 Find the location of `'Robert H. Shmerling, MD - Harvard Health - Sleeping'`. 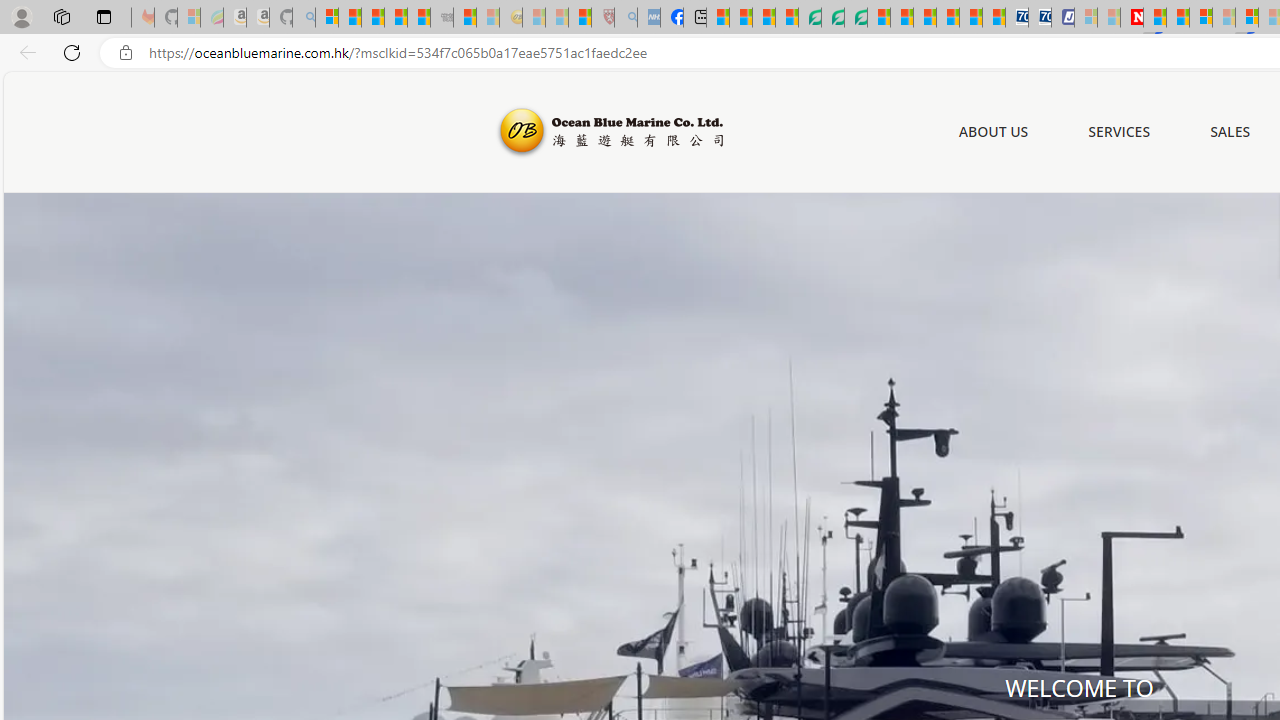

'Robert H. Shmerling, MD - Harvard Health - Sleeping' is located at coordinates (601, 17).